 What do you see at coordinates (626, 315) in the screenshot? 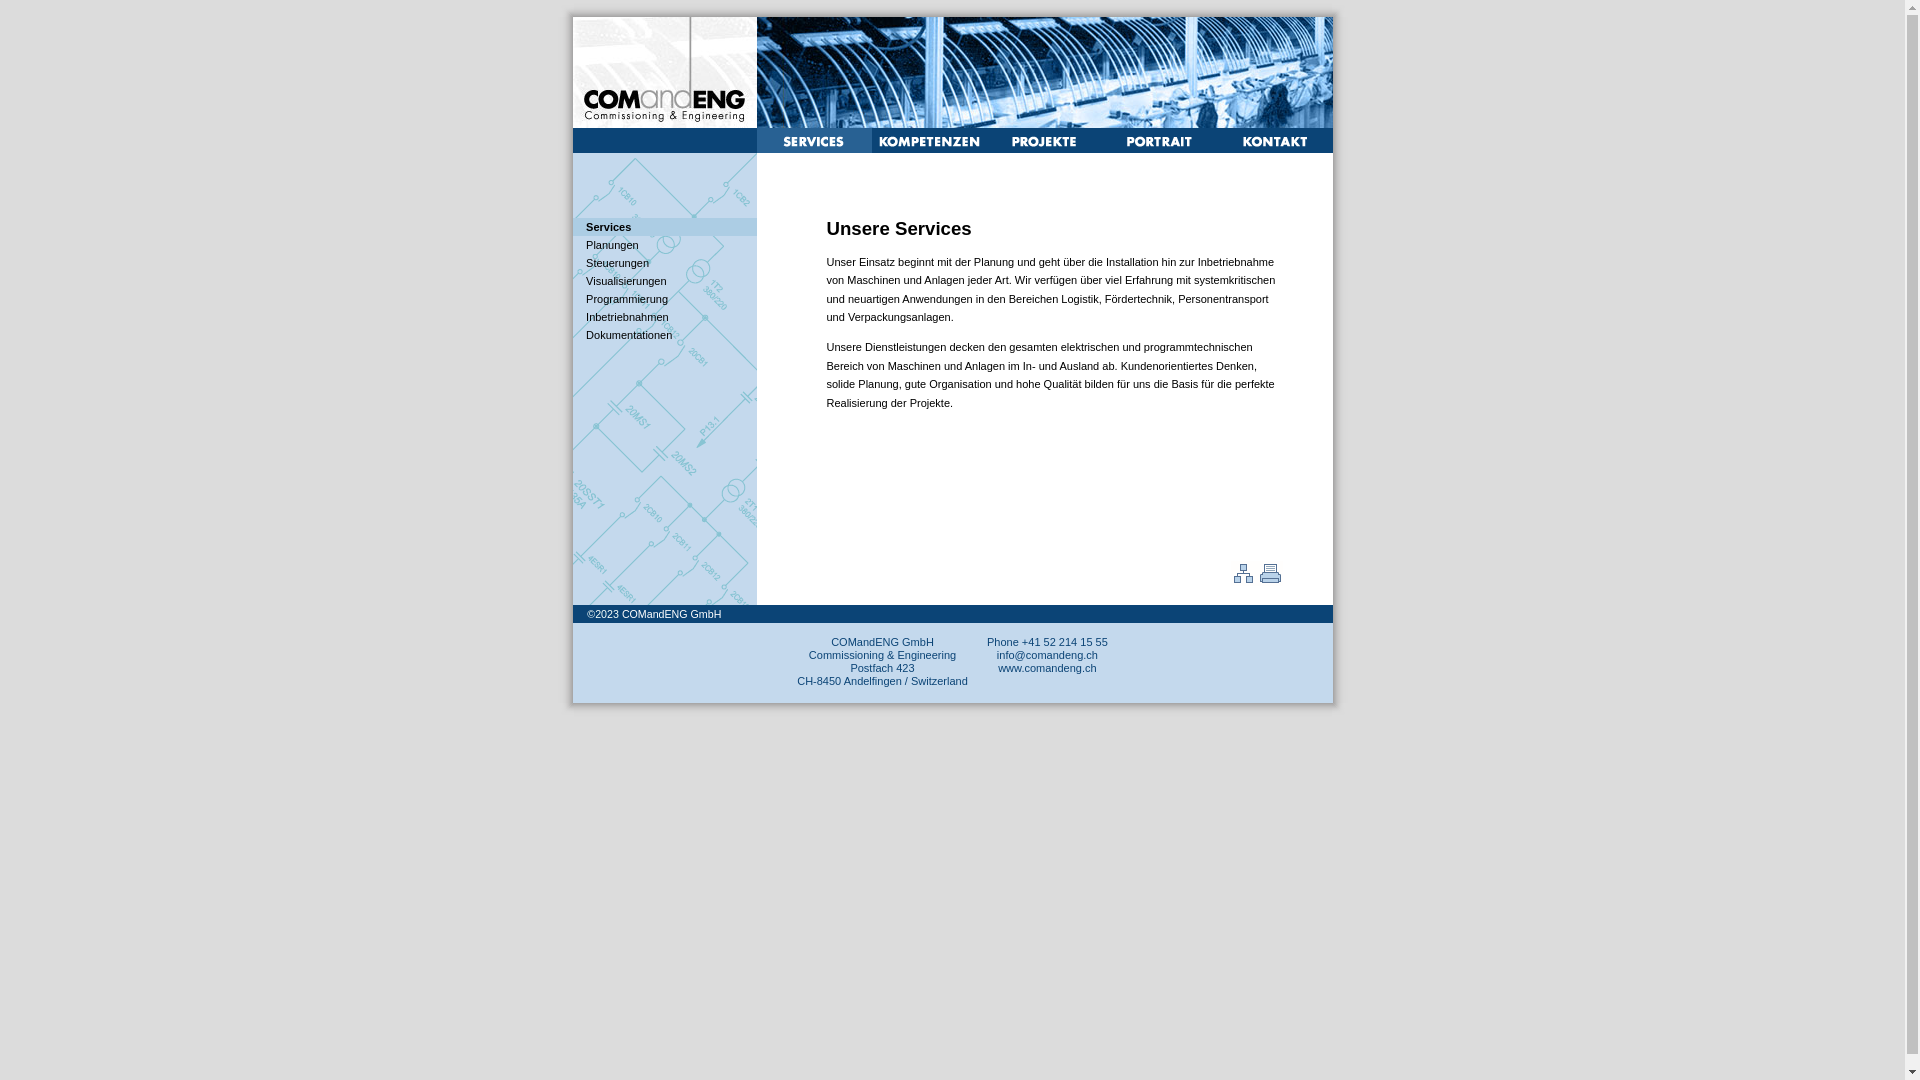
I see `'Inbetriebnahmen'` at bounding box center [626, 315].